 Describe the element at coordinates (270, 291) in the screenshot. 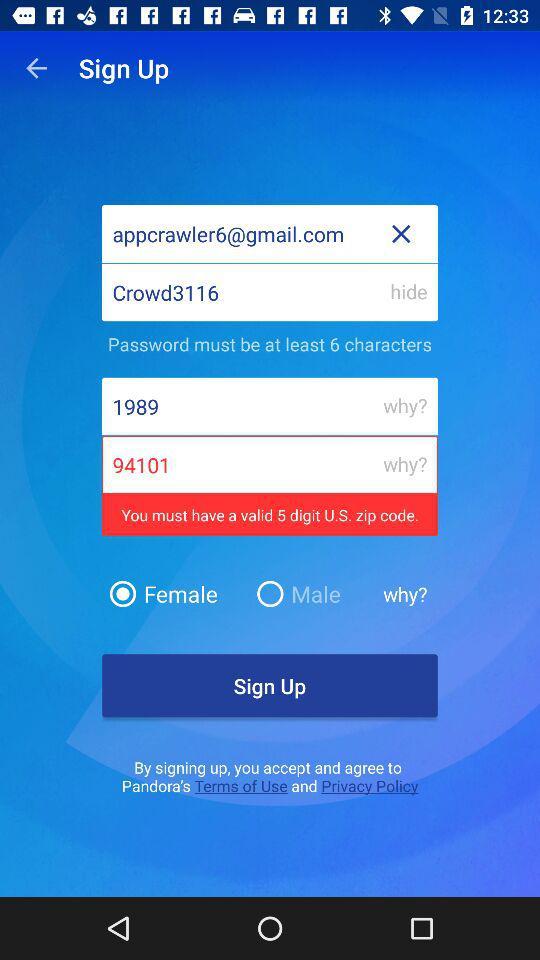

I see `the second text field` at that location.